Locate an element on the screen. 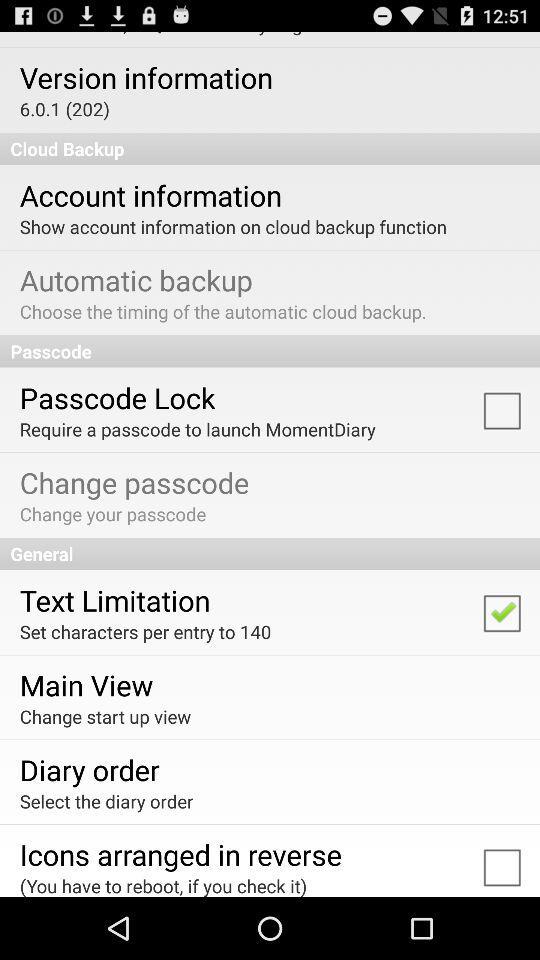  the set characters per item is located at coordinates (144, 630).